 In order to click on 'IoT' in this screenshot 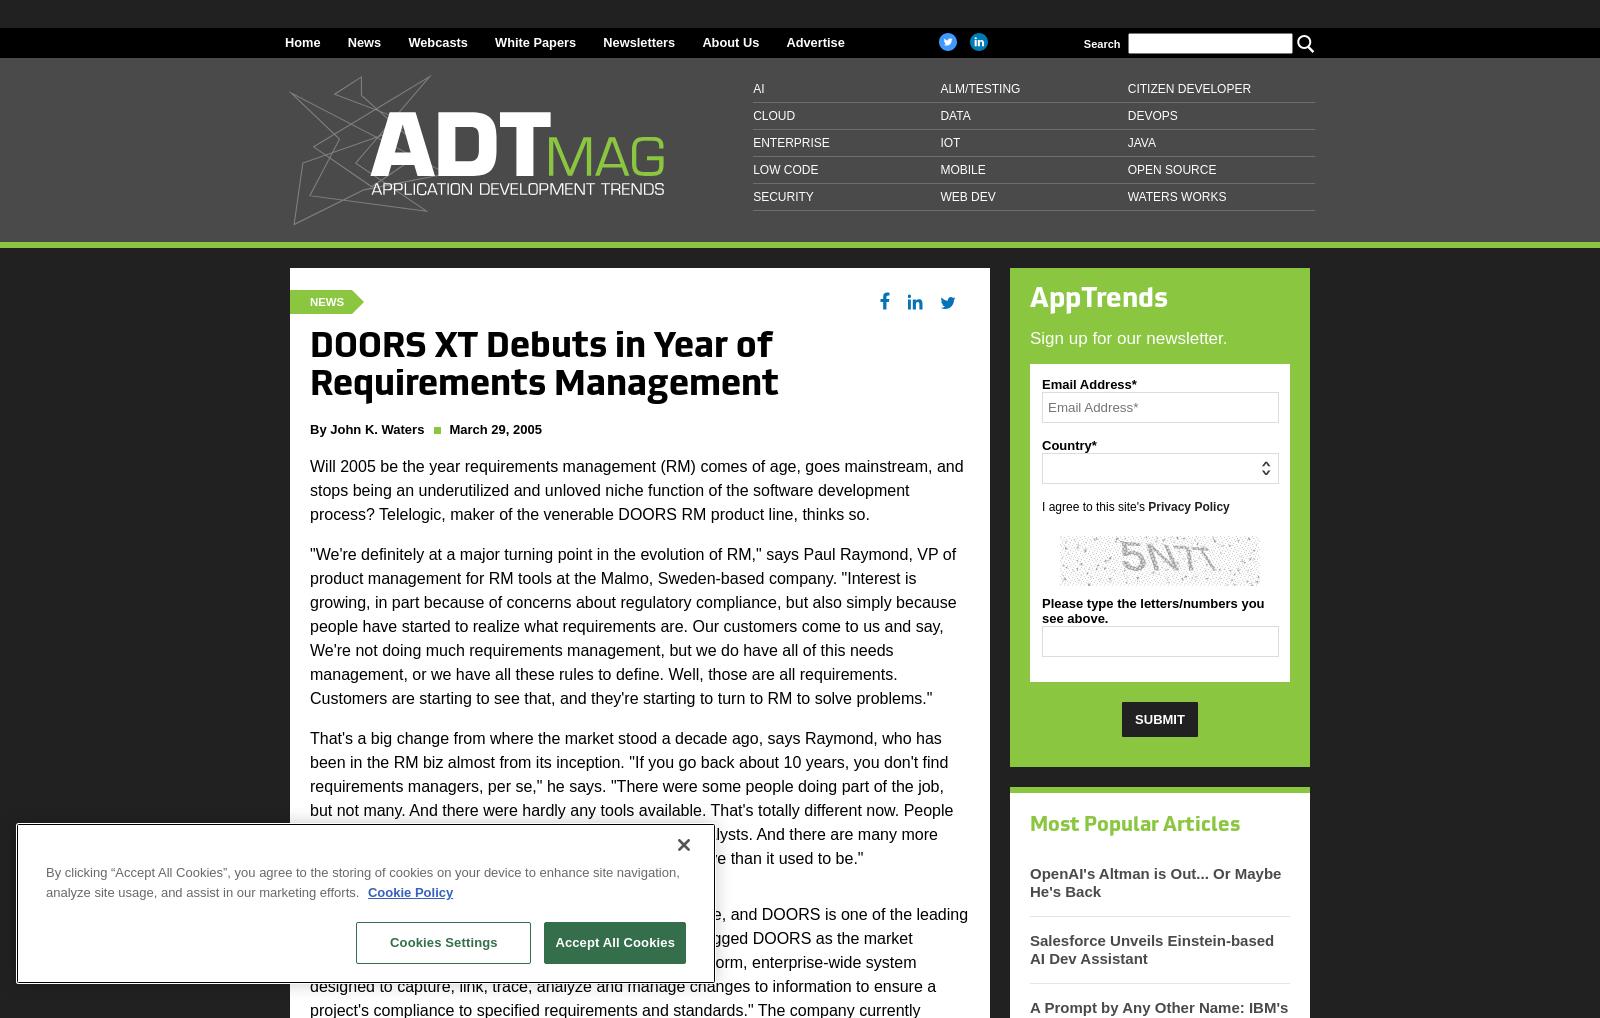, I will do `click(939, 142)`.